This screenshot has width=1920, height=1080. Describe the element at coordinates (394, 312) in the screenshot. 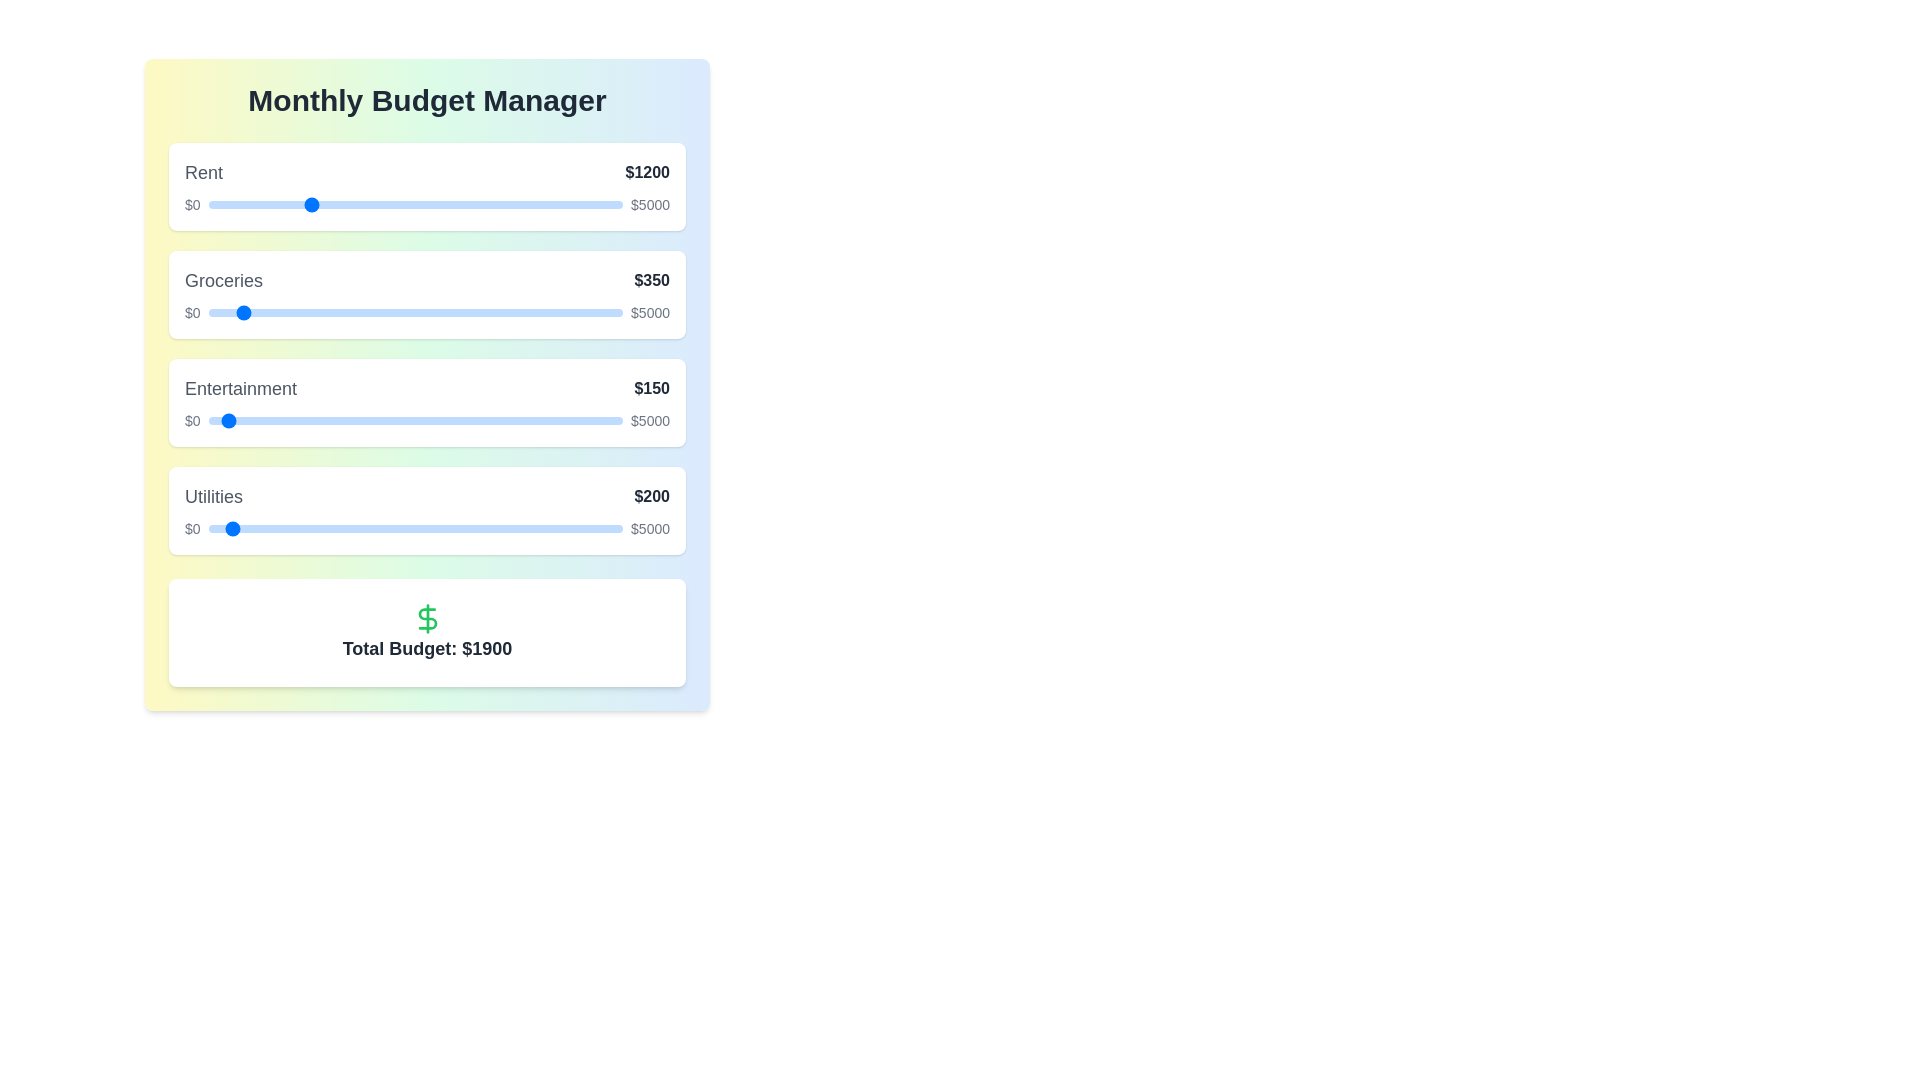

I see `groceries budget slider` at that location.